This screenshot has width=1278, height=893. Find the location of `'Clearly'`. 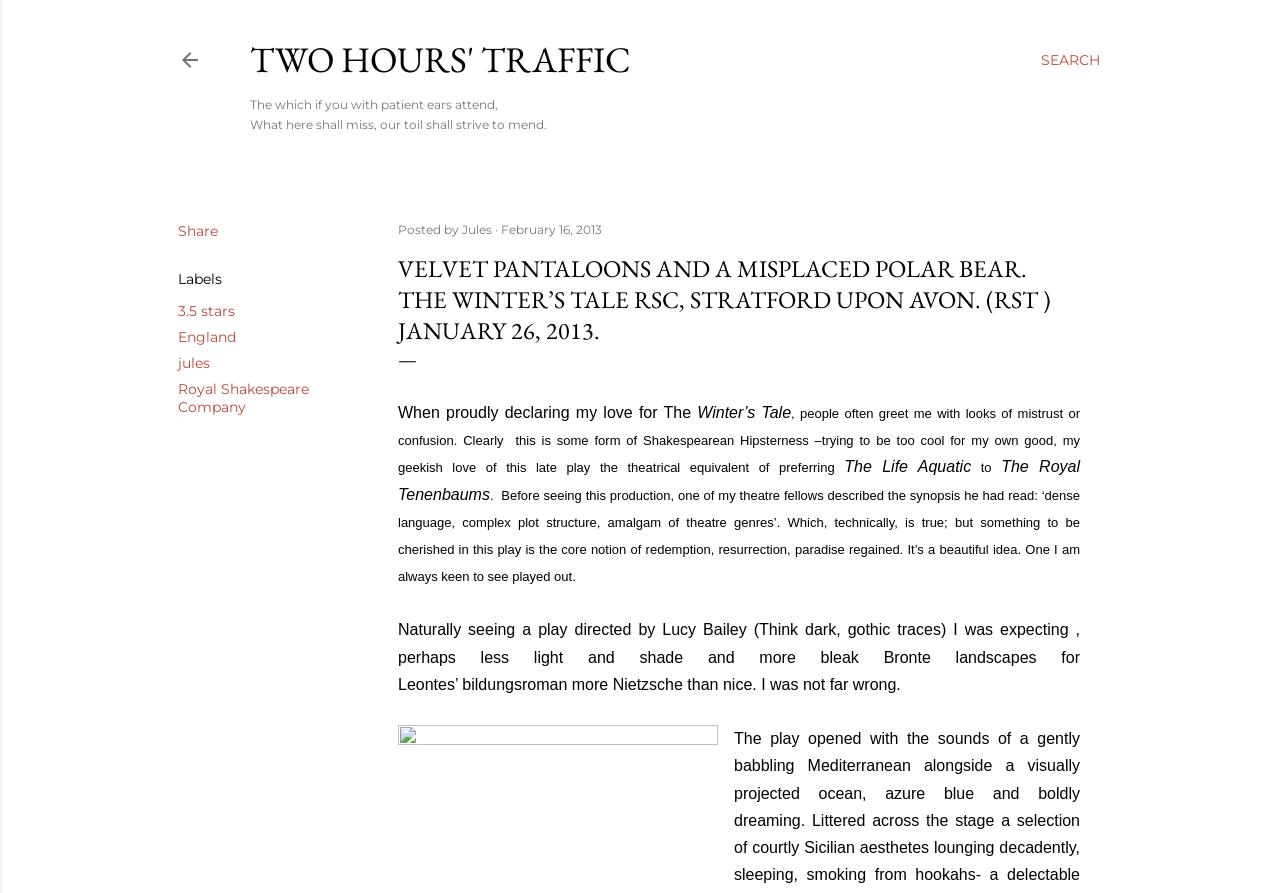

'Clearly' is located at coordinates (462, 440).